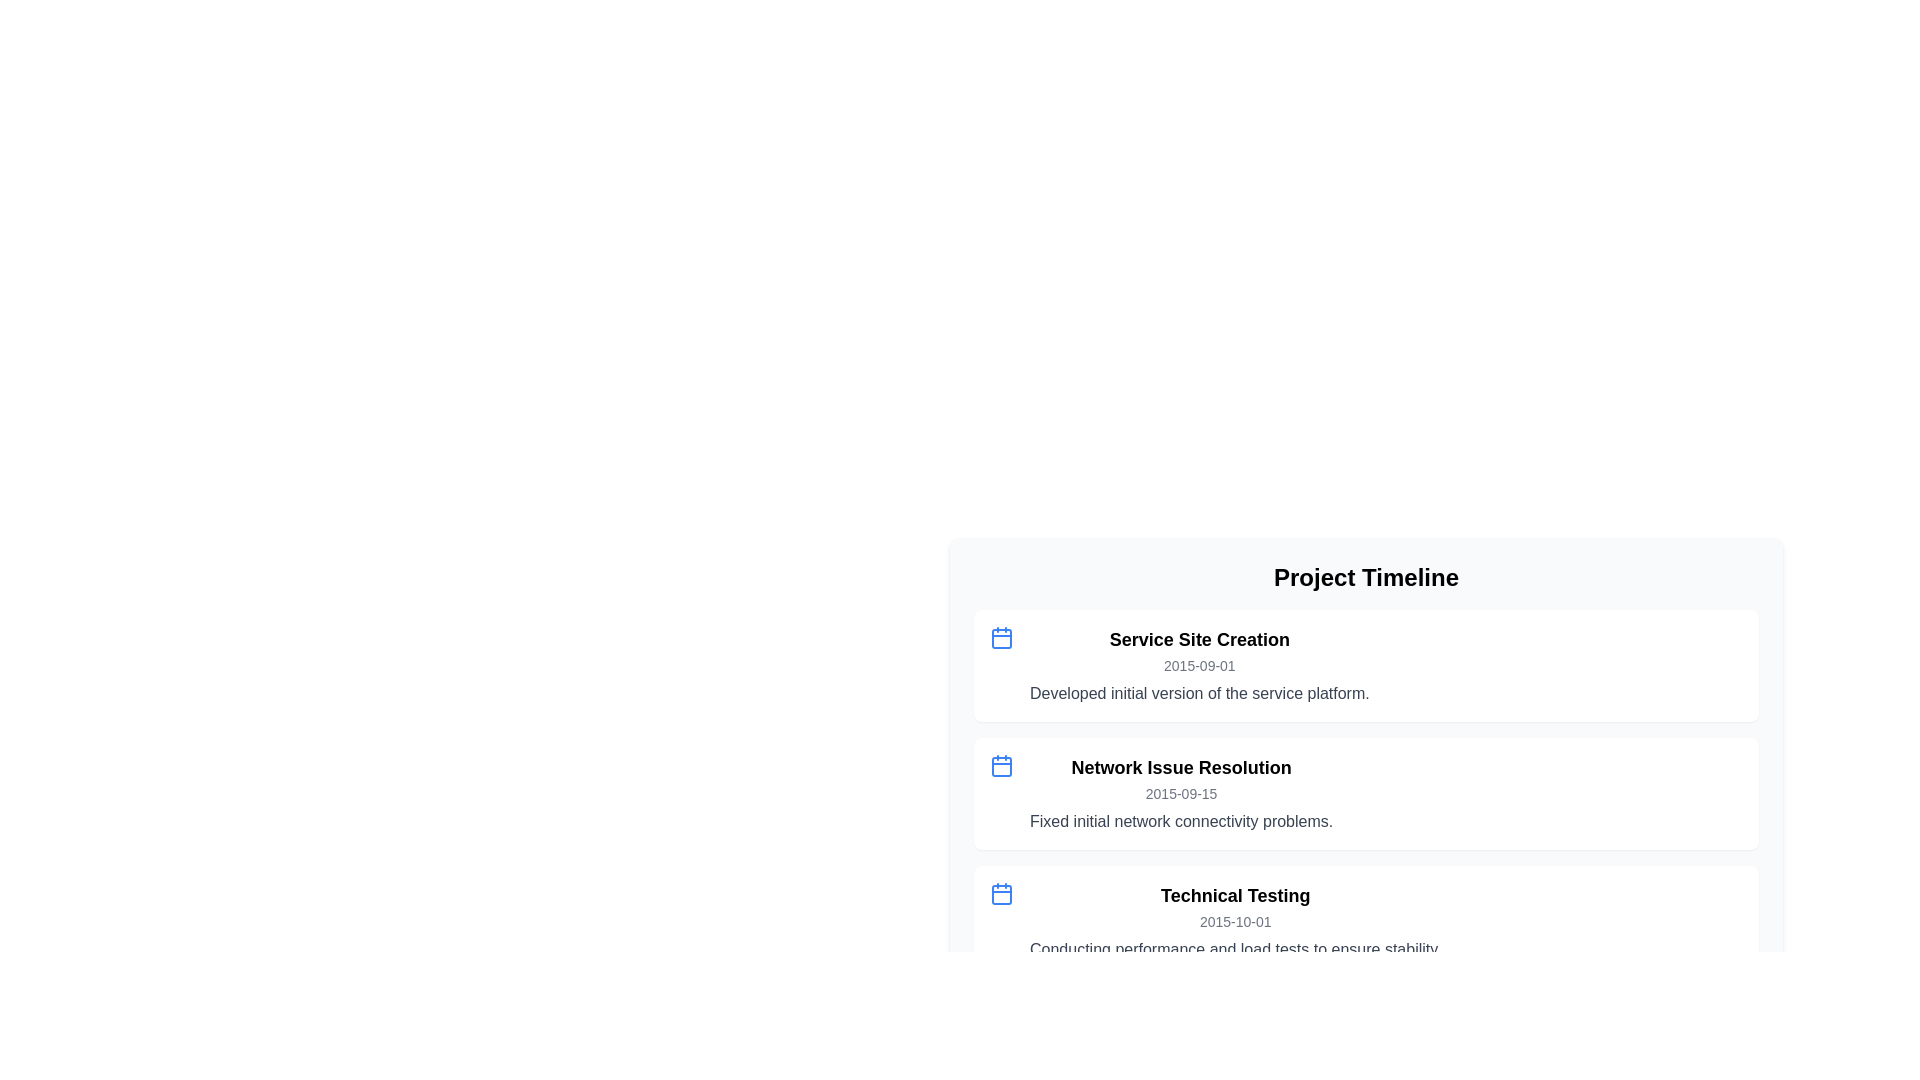  What do you see at coordinates (1234, 921) in the screenshot?
I see `the third text information block in the vertical timeline that describes a timeline event related to the project, positioned below 'Service Site Creation' and 'Network Issue Resolution'` at bounding box center [1234, 921].